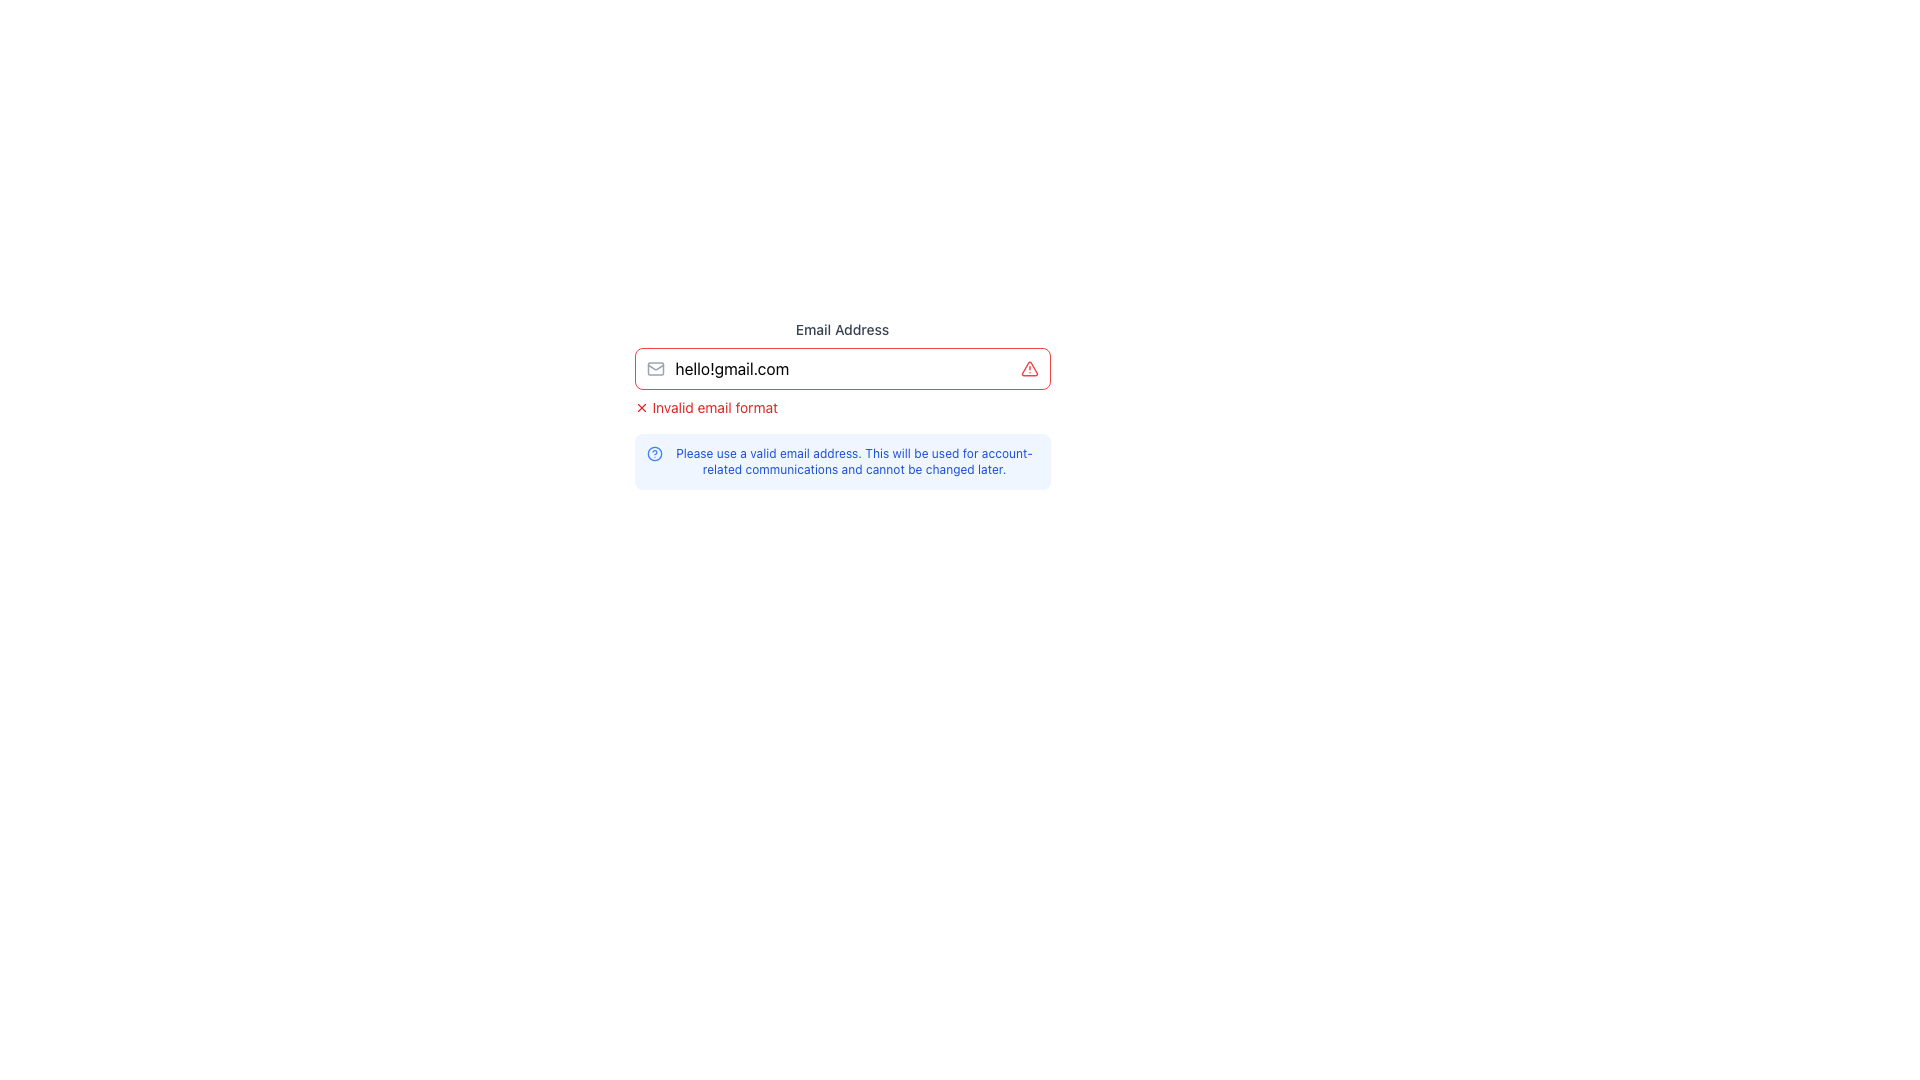  Describe the element at coordinates (654, 454) in the screenshot. I see `the information icon located to the left of the message box stating 'Please use a valid email address.'` at that location.